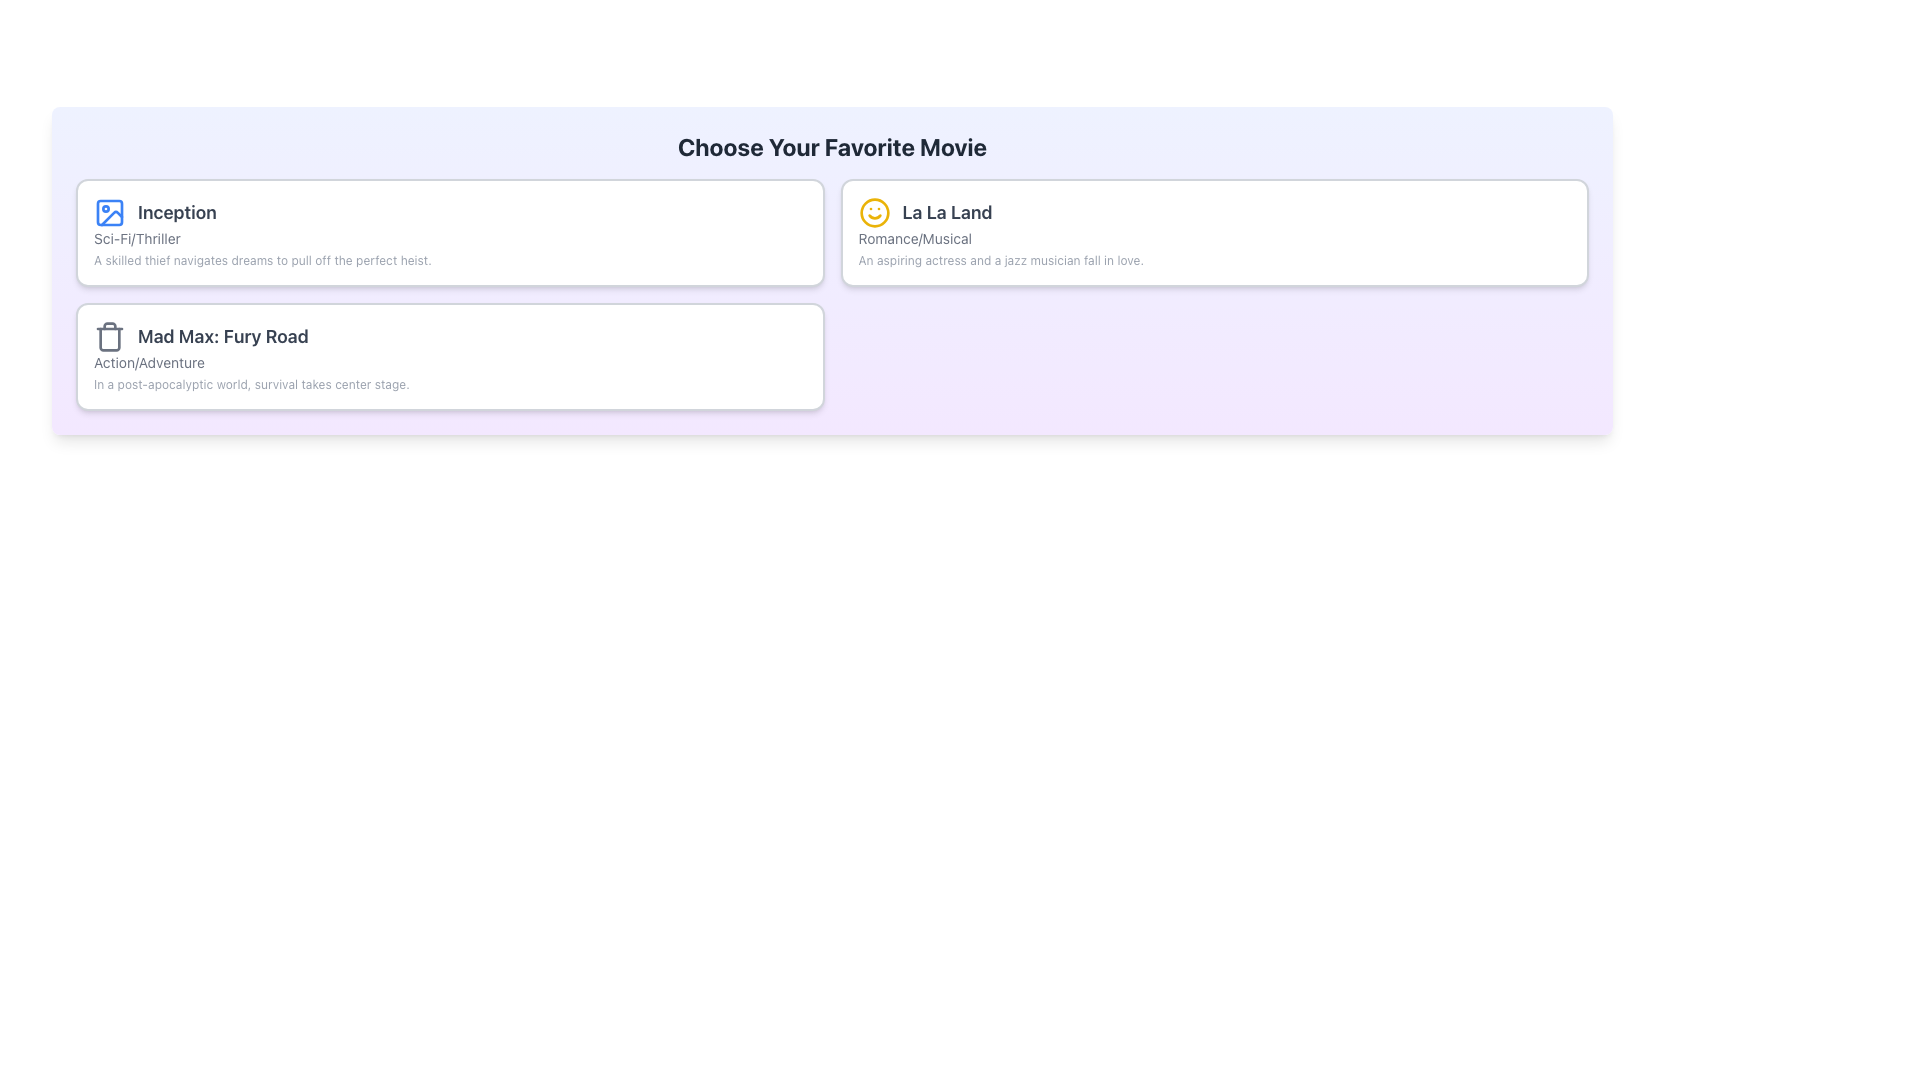 This screenshot has height=1080, width=1920. Describe the element at coordinates (914, 238) in the screenshot. I see `the text label displaying 'Romance/Musical', which is a smaller, gray-colored font positioned beneath the movie title in the card for 'La La Land'` at that location.